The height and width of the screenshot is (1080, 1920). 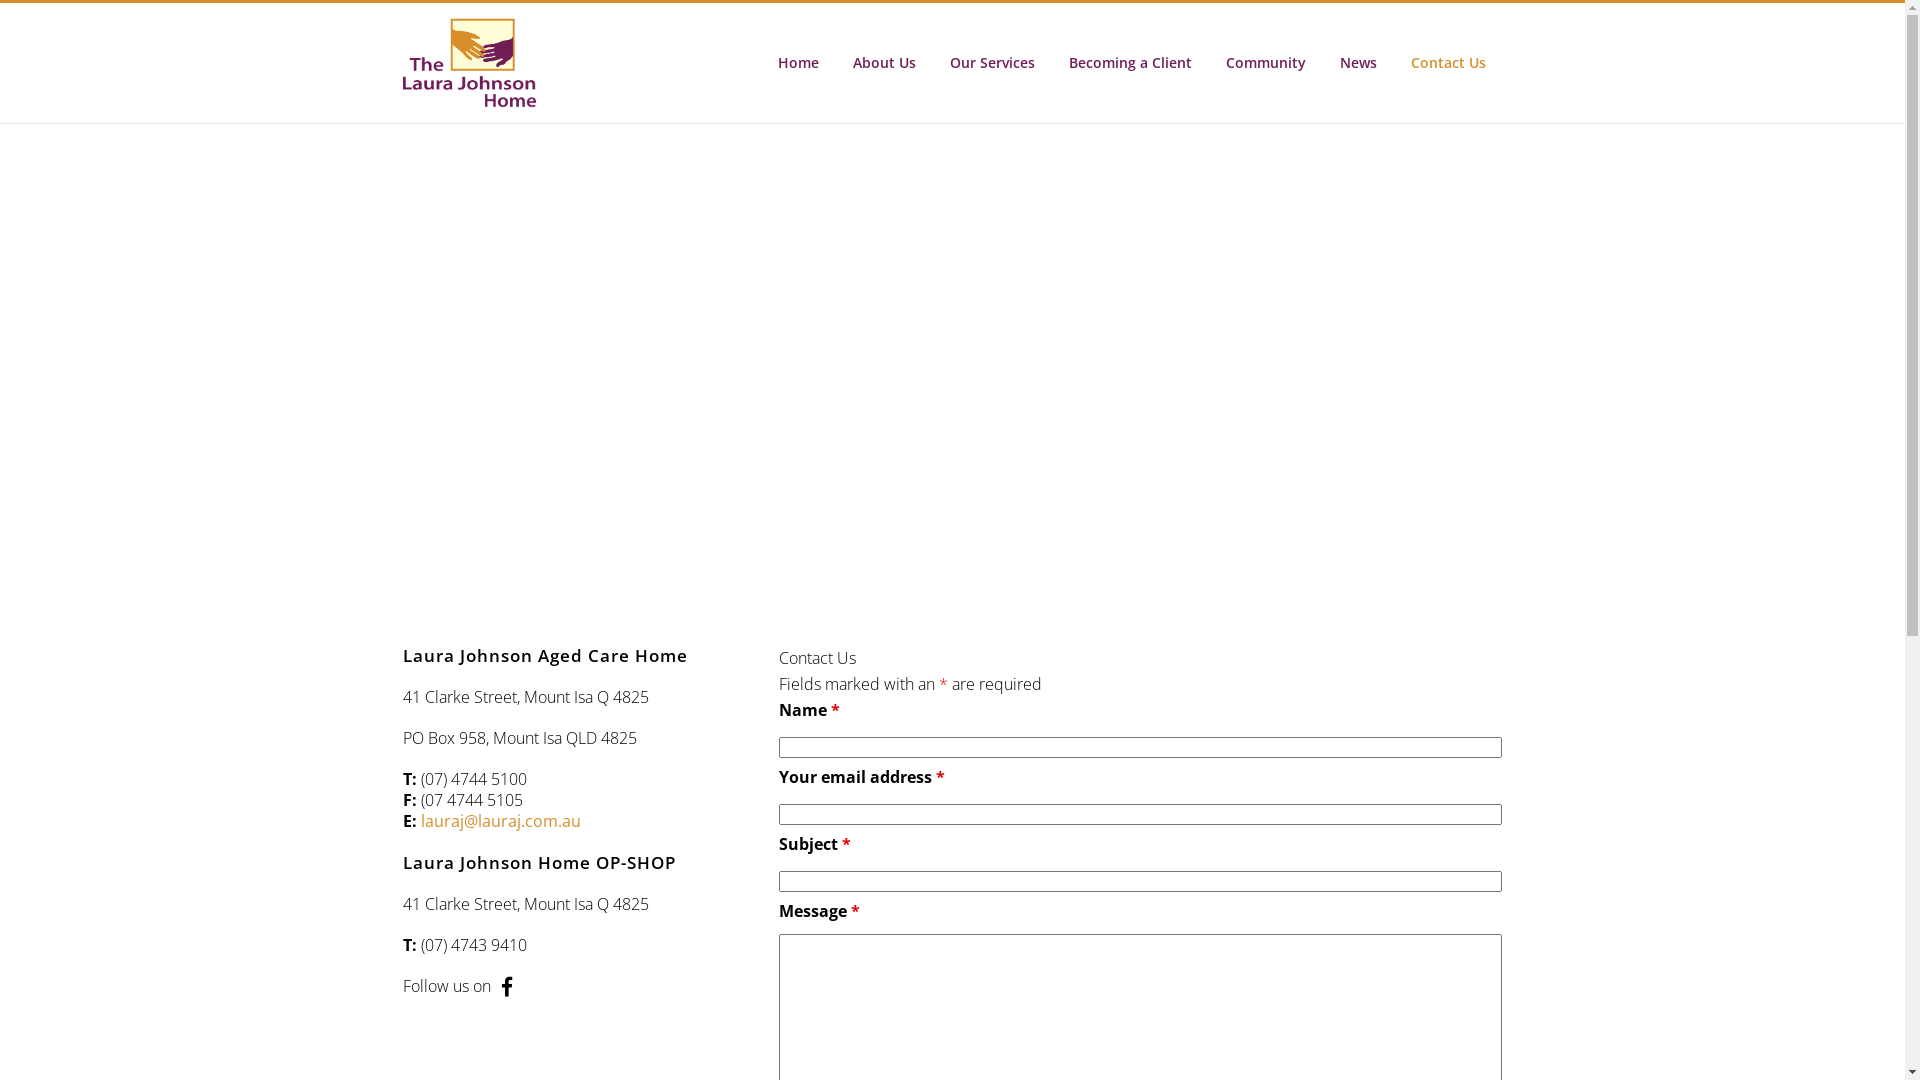 What do you see at coordinates (991, 61) in the screenshot?
I see `'Our Services'` at bounding box center [991, 61].